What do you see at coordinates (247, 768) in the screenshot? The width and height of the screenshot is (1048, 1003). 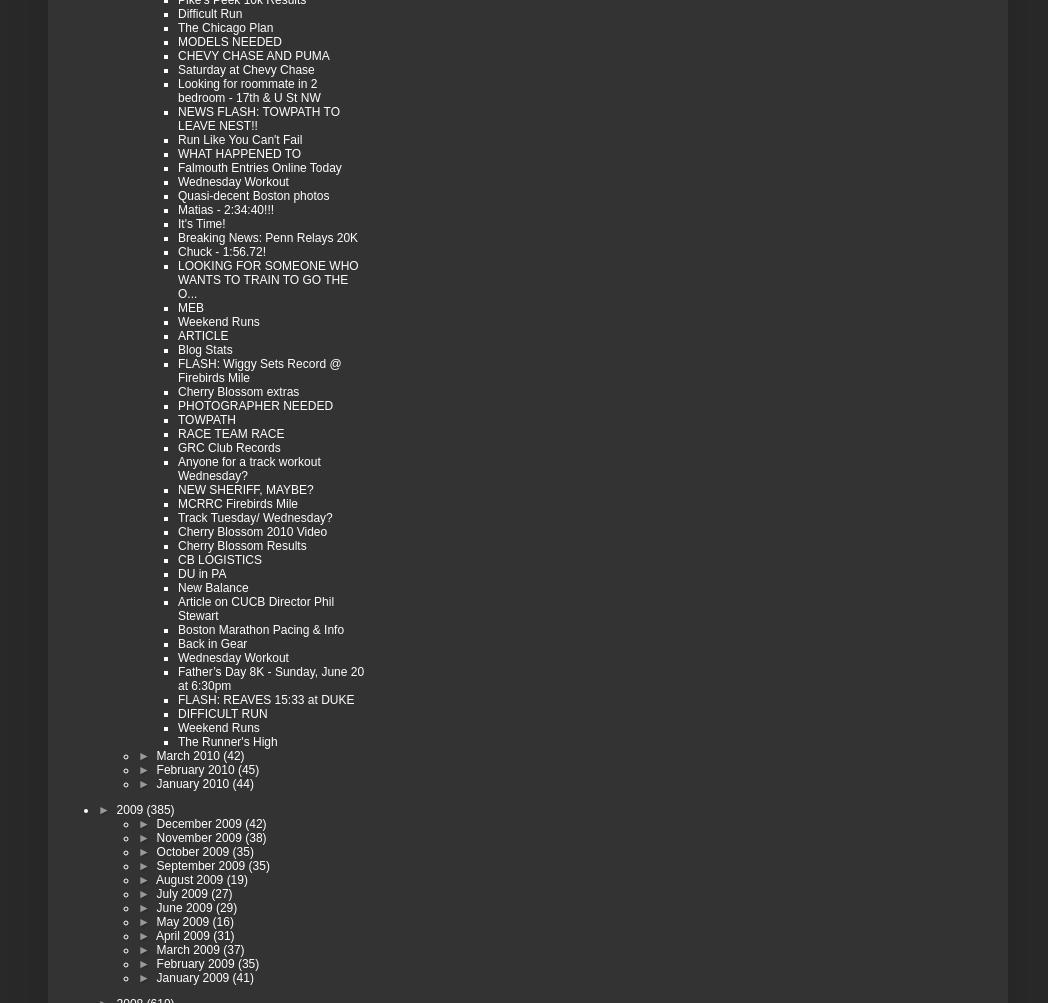 I see `'(45)'` at bounding box center [247, 768].